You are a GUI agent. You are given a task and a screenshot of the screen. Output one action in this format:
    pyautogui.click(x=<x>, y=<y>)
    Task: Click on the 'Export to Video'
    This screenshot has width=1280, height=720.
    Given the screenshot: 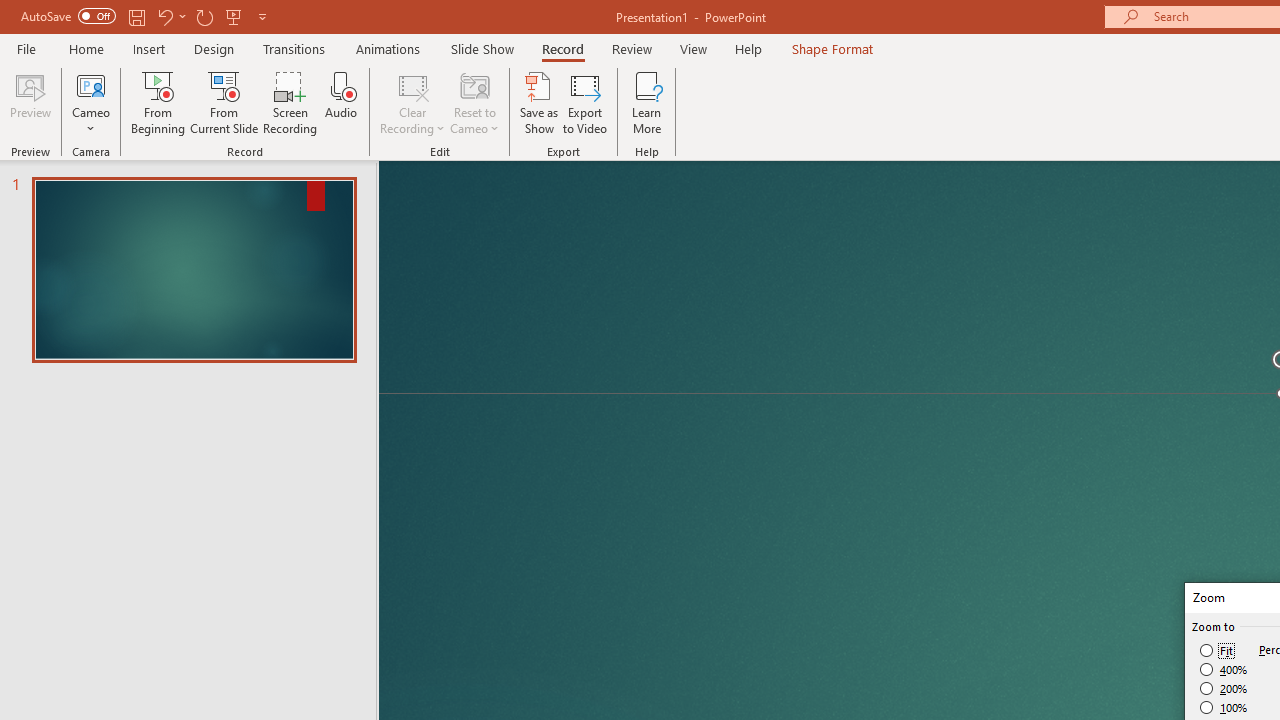 What is the action you would take?
    pyautogui.click(x=584, y=103)
    